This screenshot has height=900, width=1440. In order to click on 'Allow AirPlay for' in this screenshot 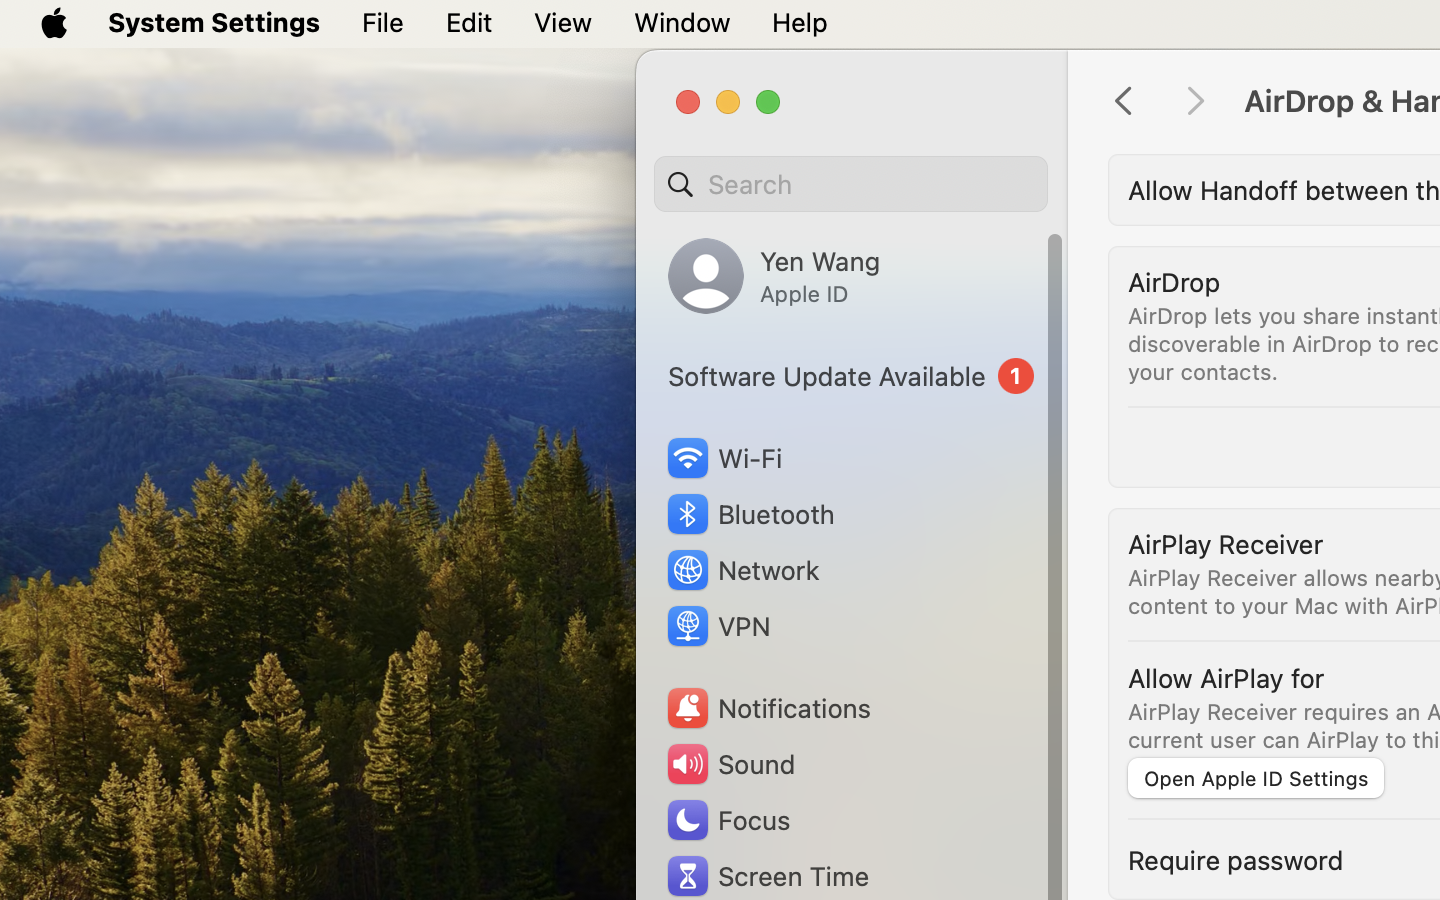, I will do `click(1225, 676)`.